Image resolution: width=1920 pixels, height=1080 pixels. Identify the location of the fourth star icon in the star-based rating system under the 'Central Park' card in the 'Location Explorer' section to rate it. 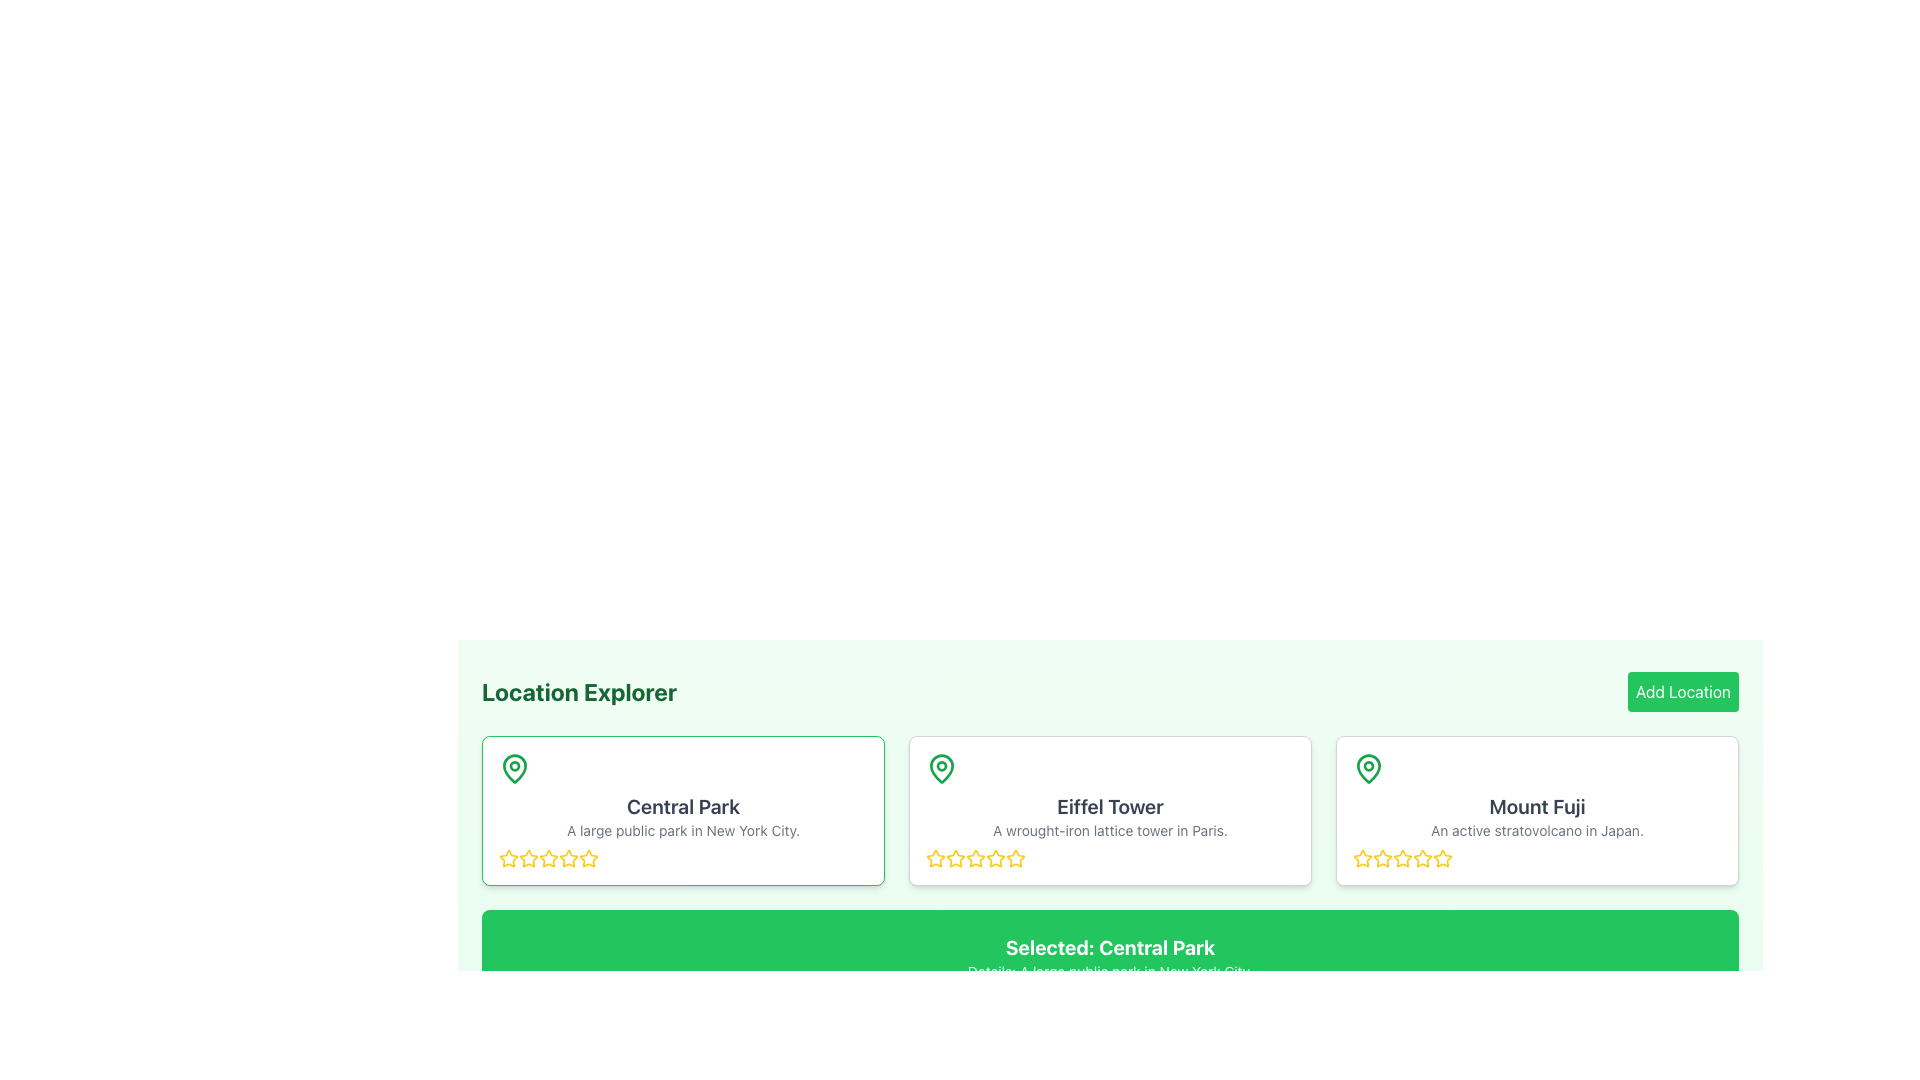
(587, 856).